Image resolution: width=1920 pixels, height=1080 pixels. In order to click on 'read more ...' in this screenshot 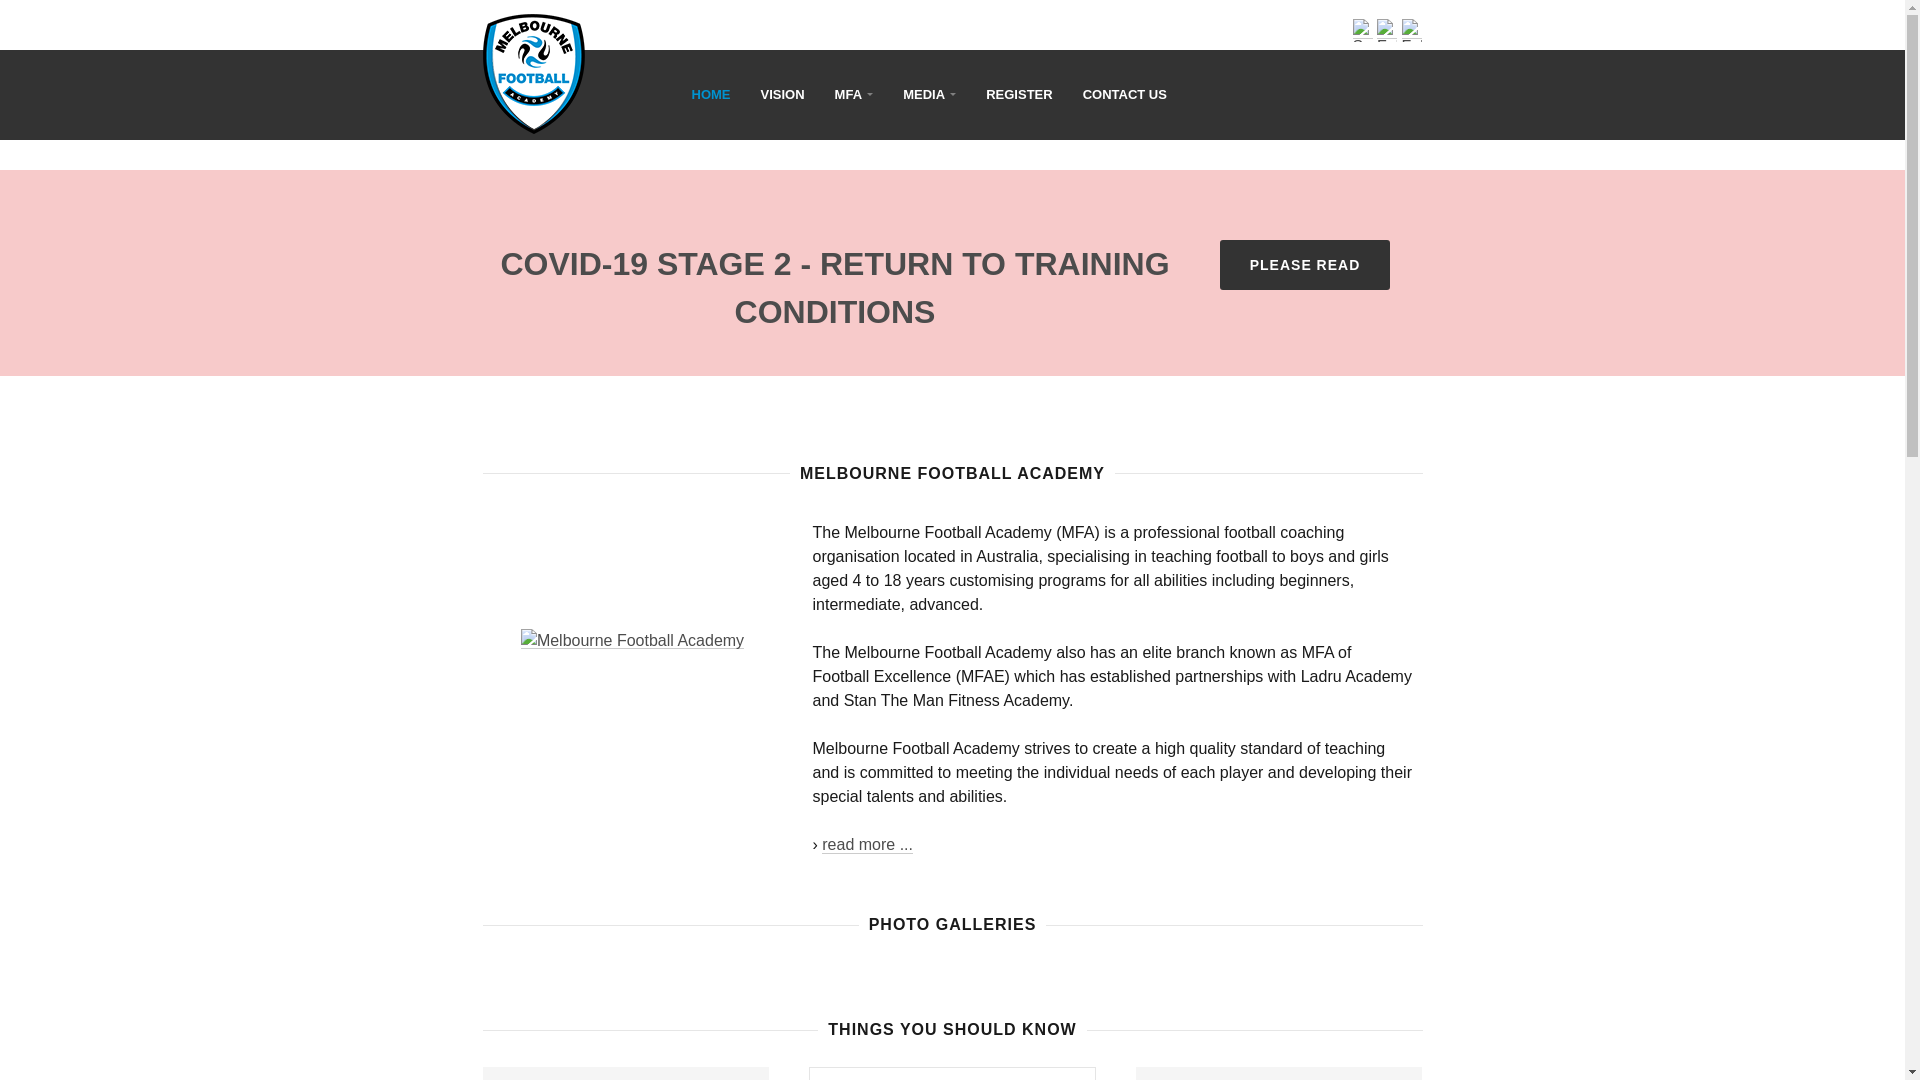, I will do `click(821, 844)`.